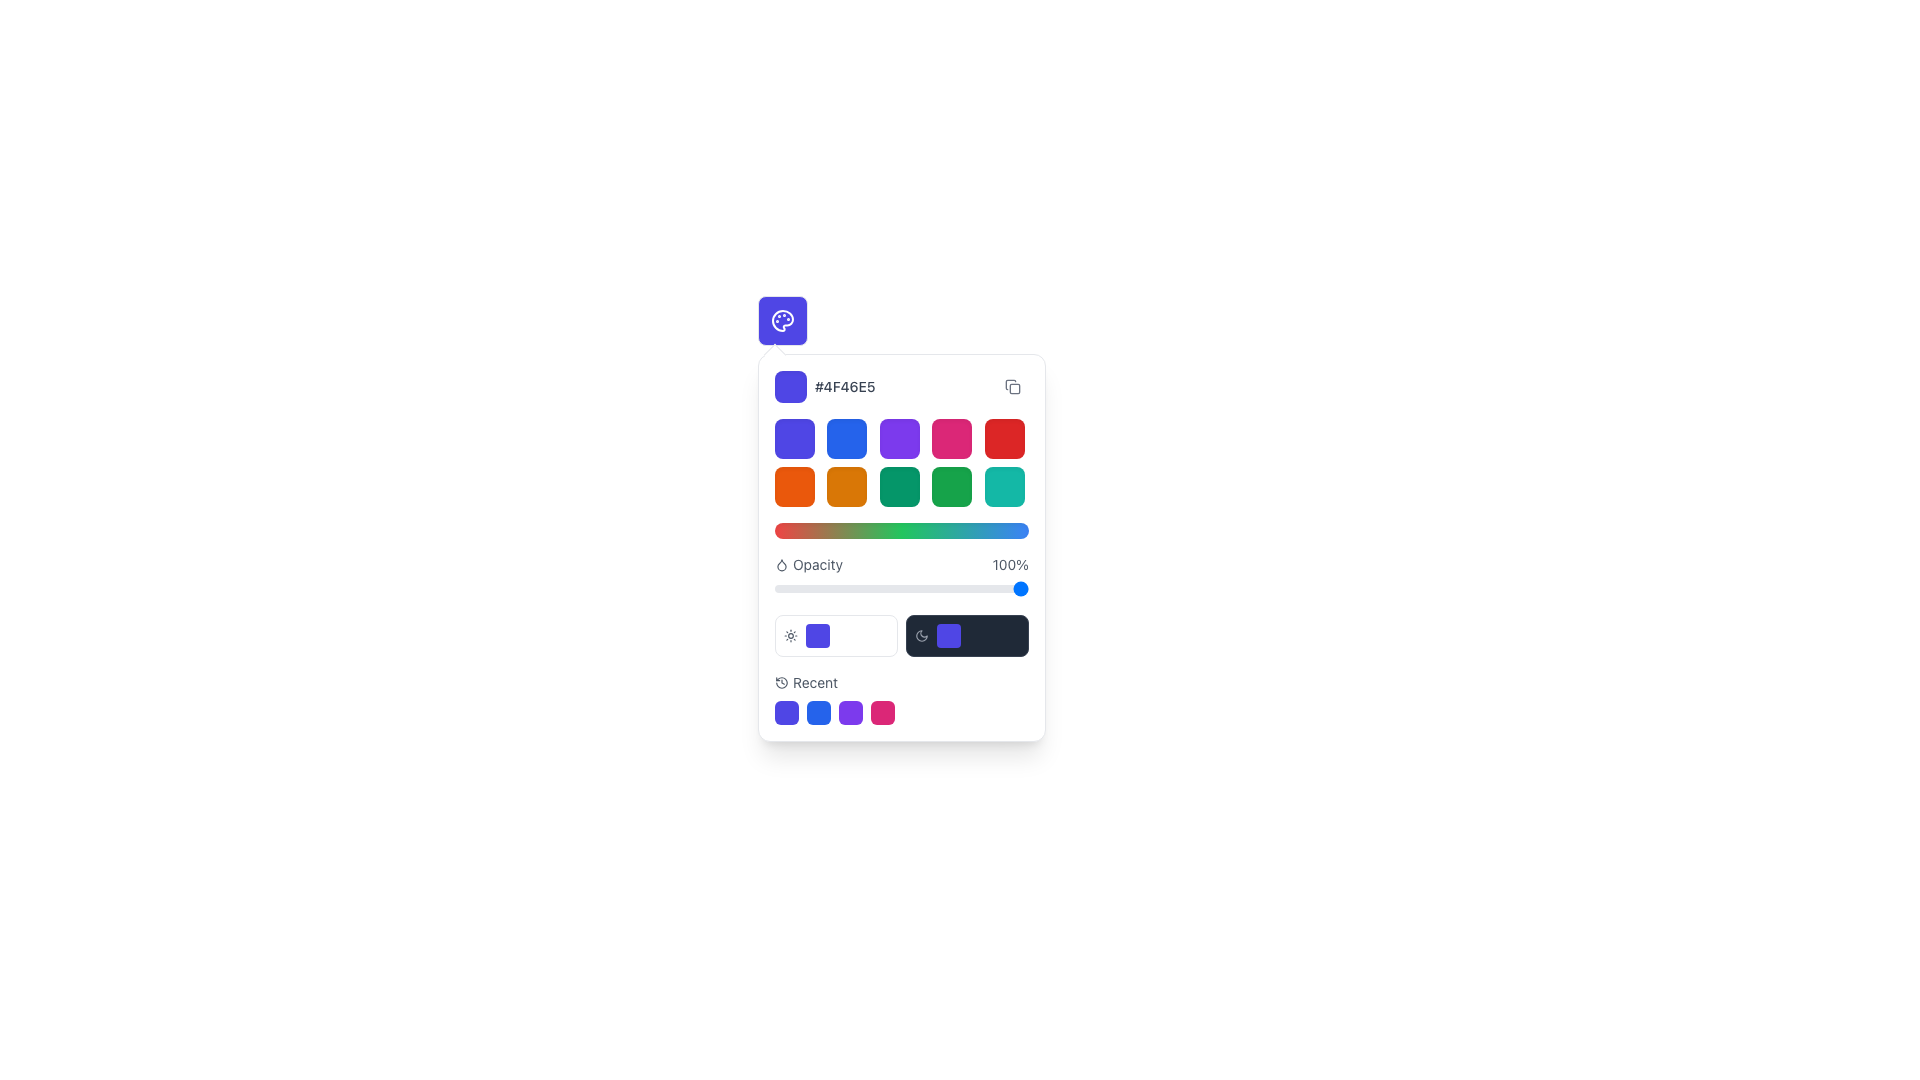 The width and height of the screenshot is (1920, 1080). I want to click on opacity, so click(807, 588).